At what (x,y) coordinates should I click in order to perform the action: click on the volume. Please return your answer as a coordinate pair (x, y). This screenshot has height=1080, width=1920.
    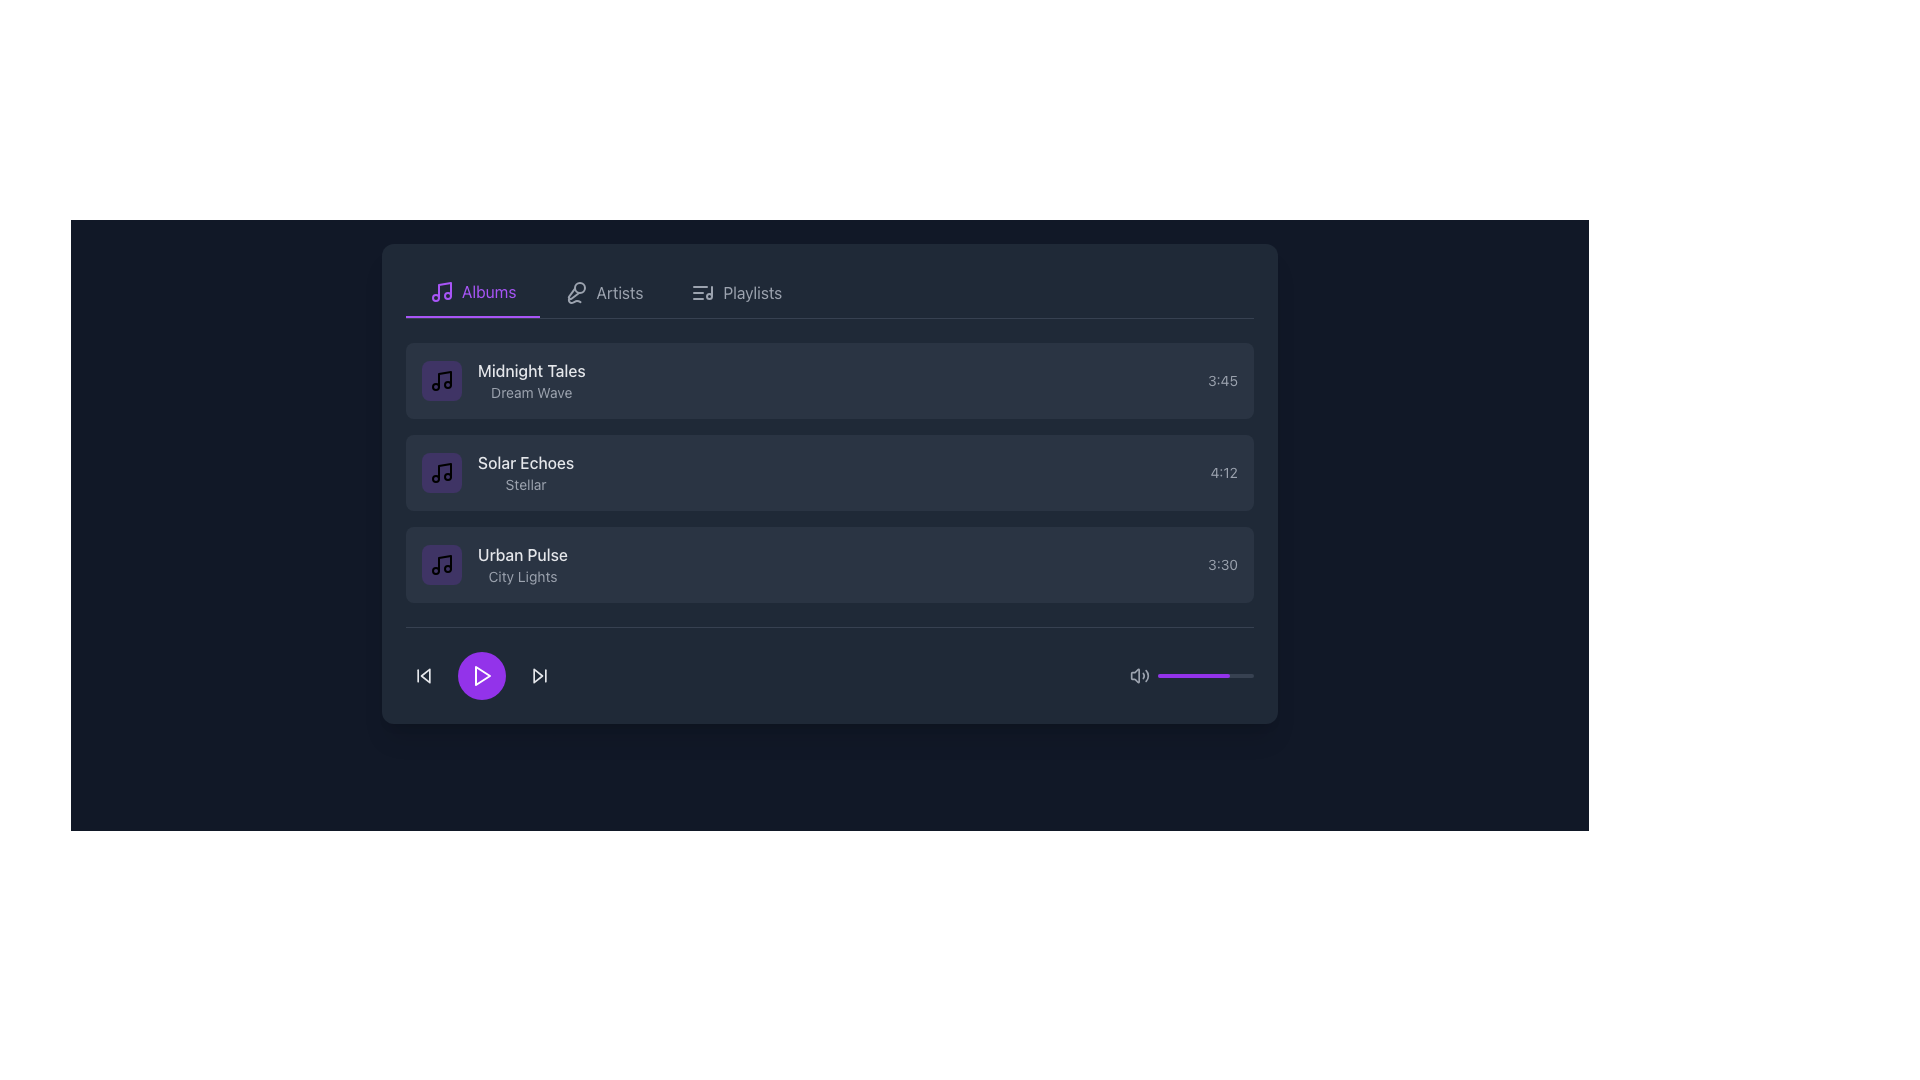
    Looking at the image, I should click on (1202, 675).